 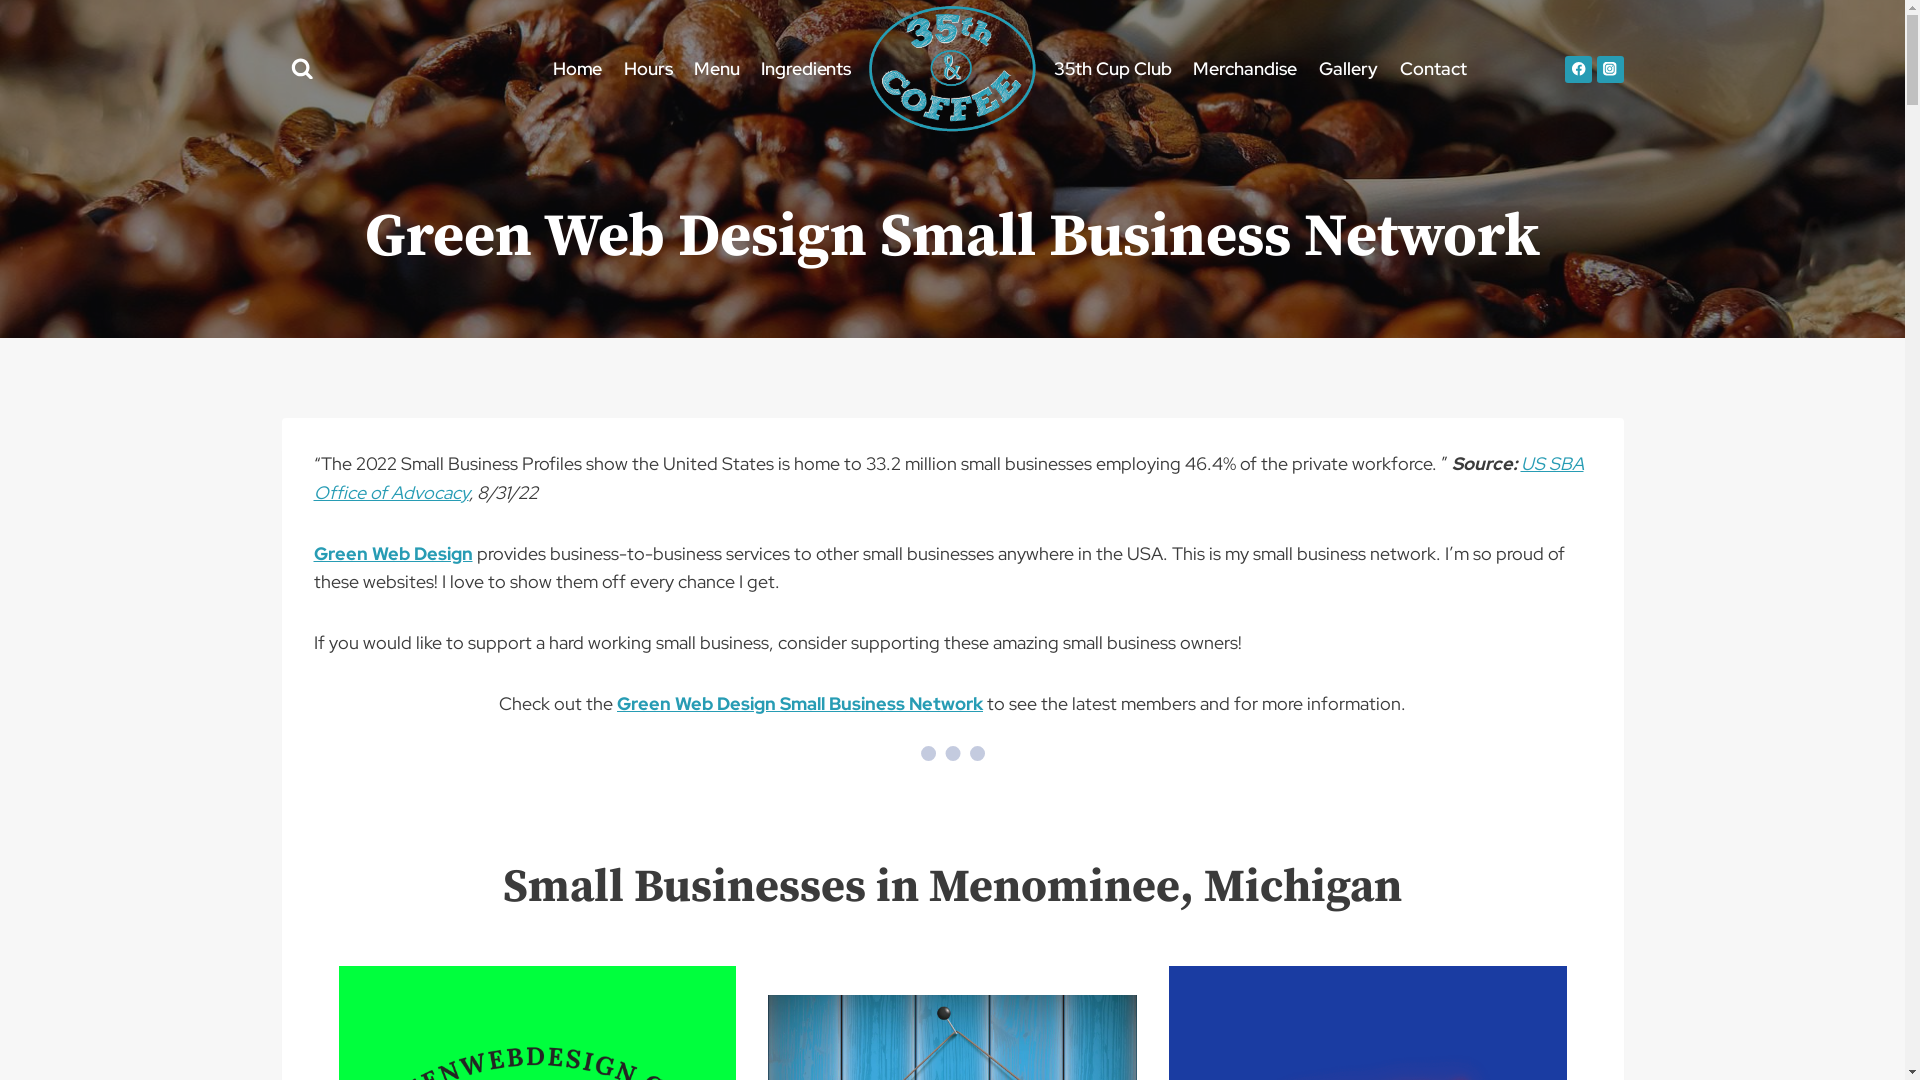 I want to click on 'Green Web Design', so click(x=312, y=553).